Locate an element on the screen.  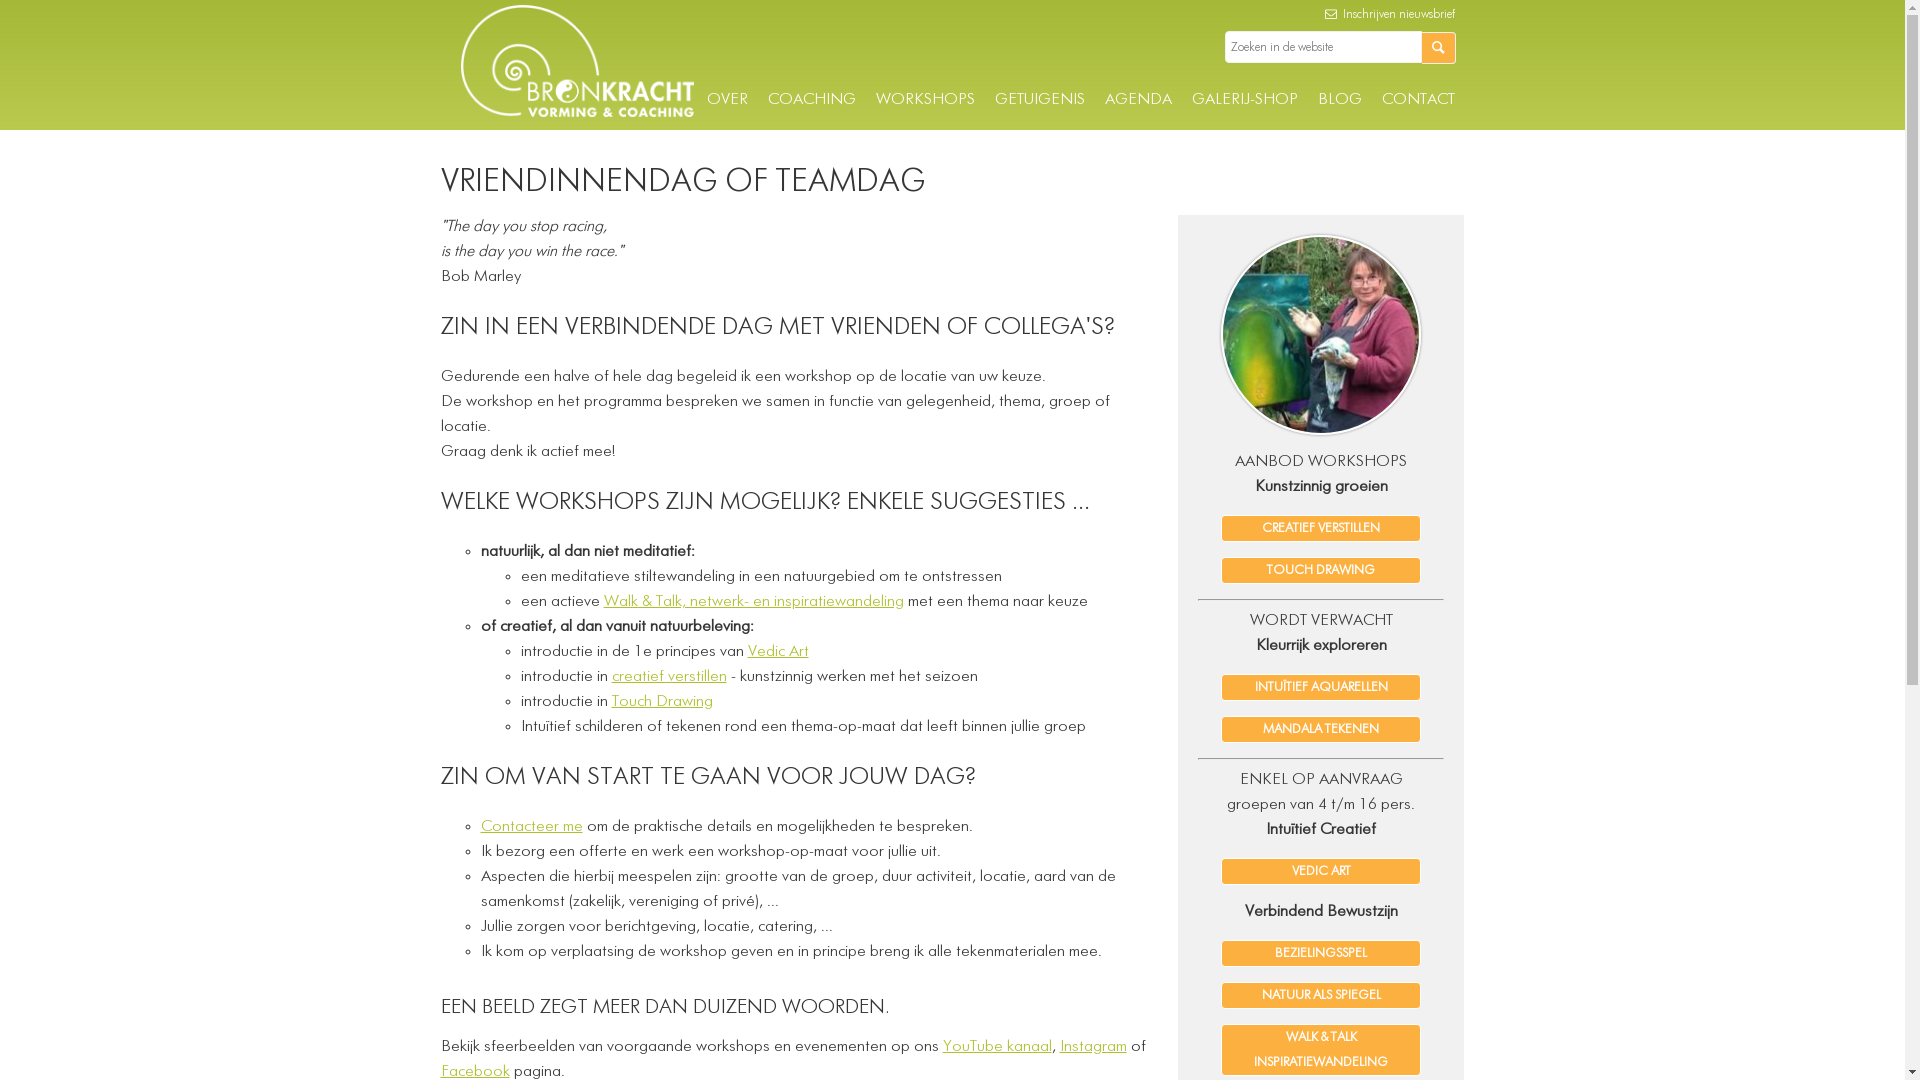
'AGENDA' is located at coordinates (1137, 100).